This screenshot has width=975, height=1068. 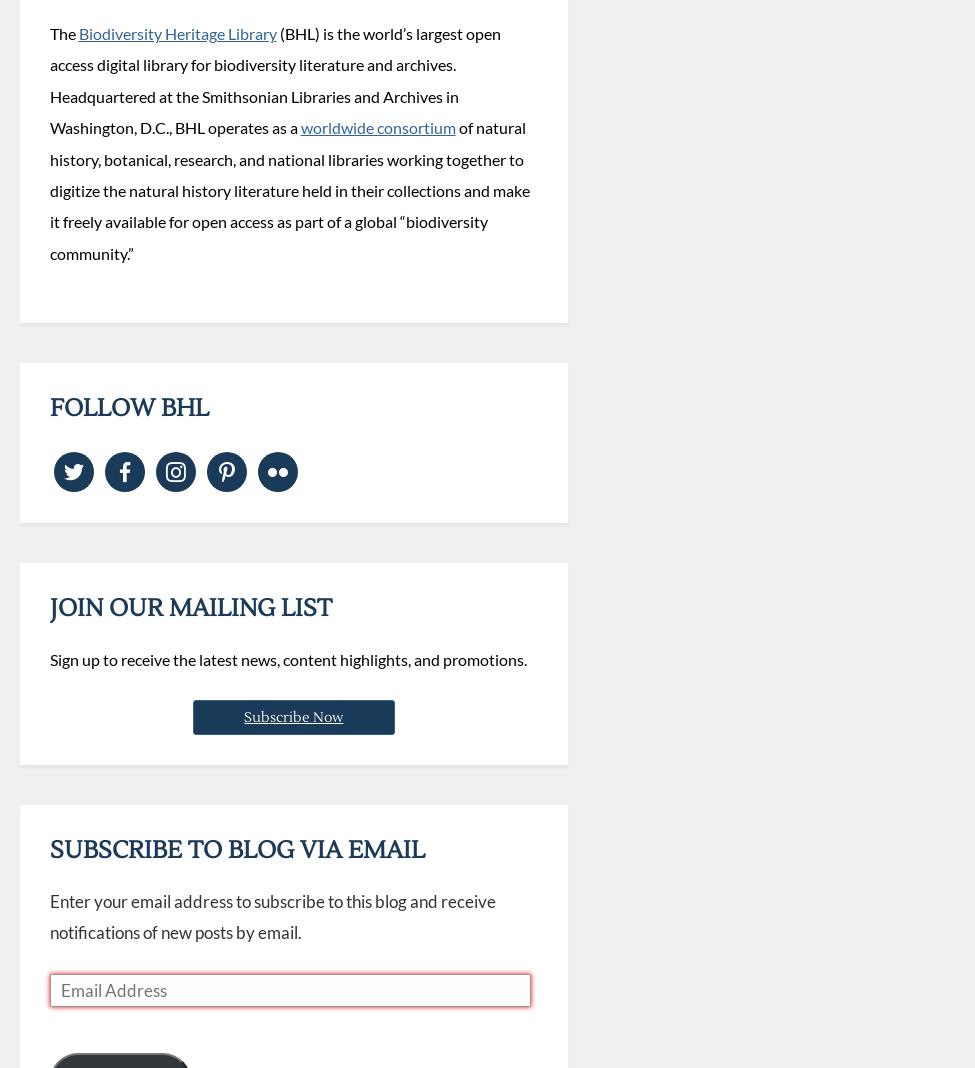 What do you see at coordinates (189, 606) in the screenshot?
I see `'Join Our Mailing List'` at bounding box center [189, 606].